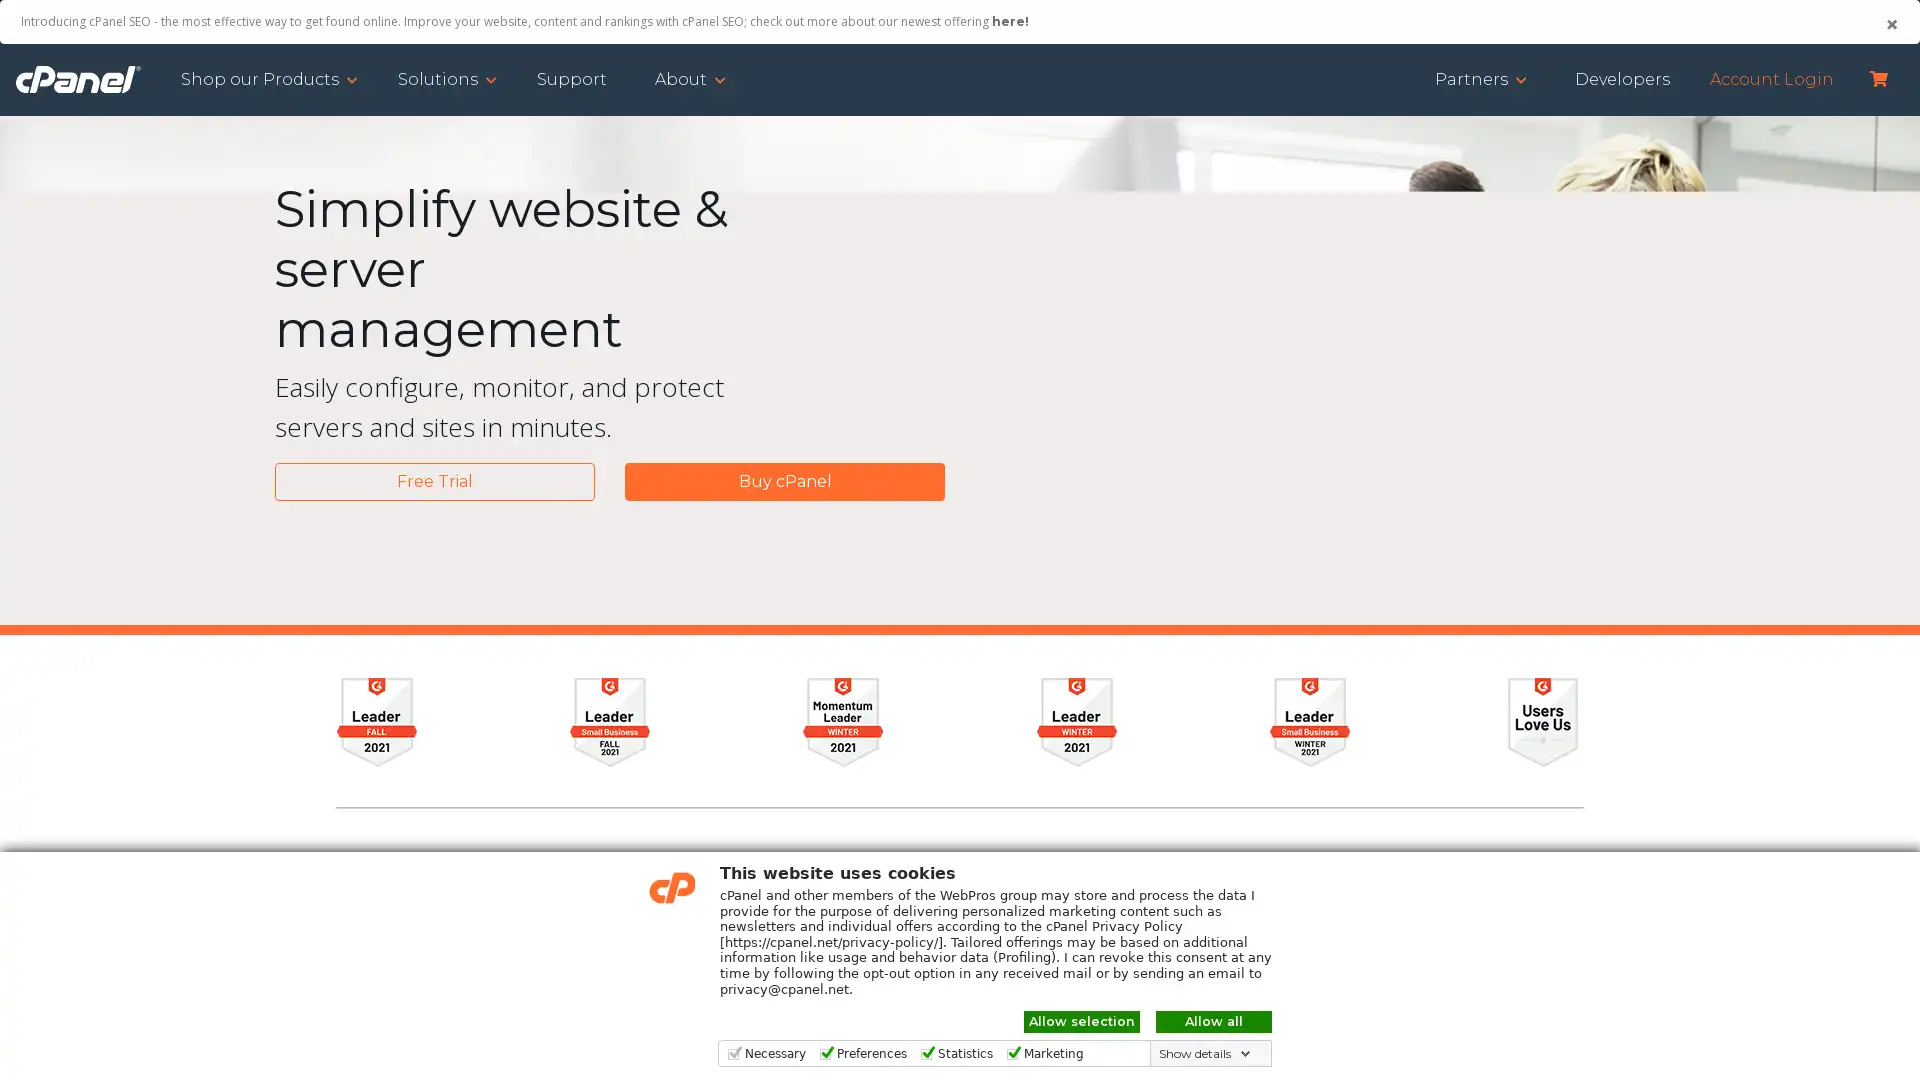 This screenshot has width=1920, height=1080. What do you see at coordinates (1890, 24) in the screenshot?
I see `Close` at bounding box center [1890, 24].